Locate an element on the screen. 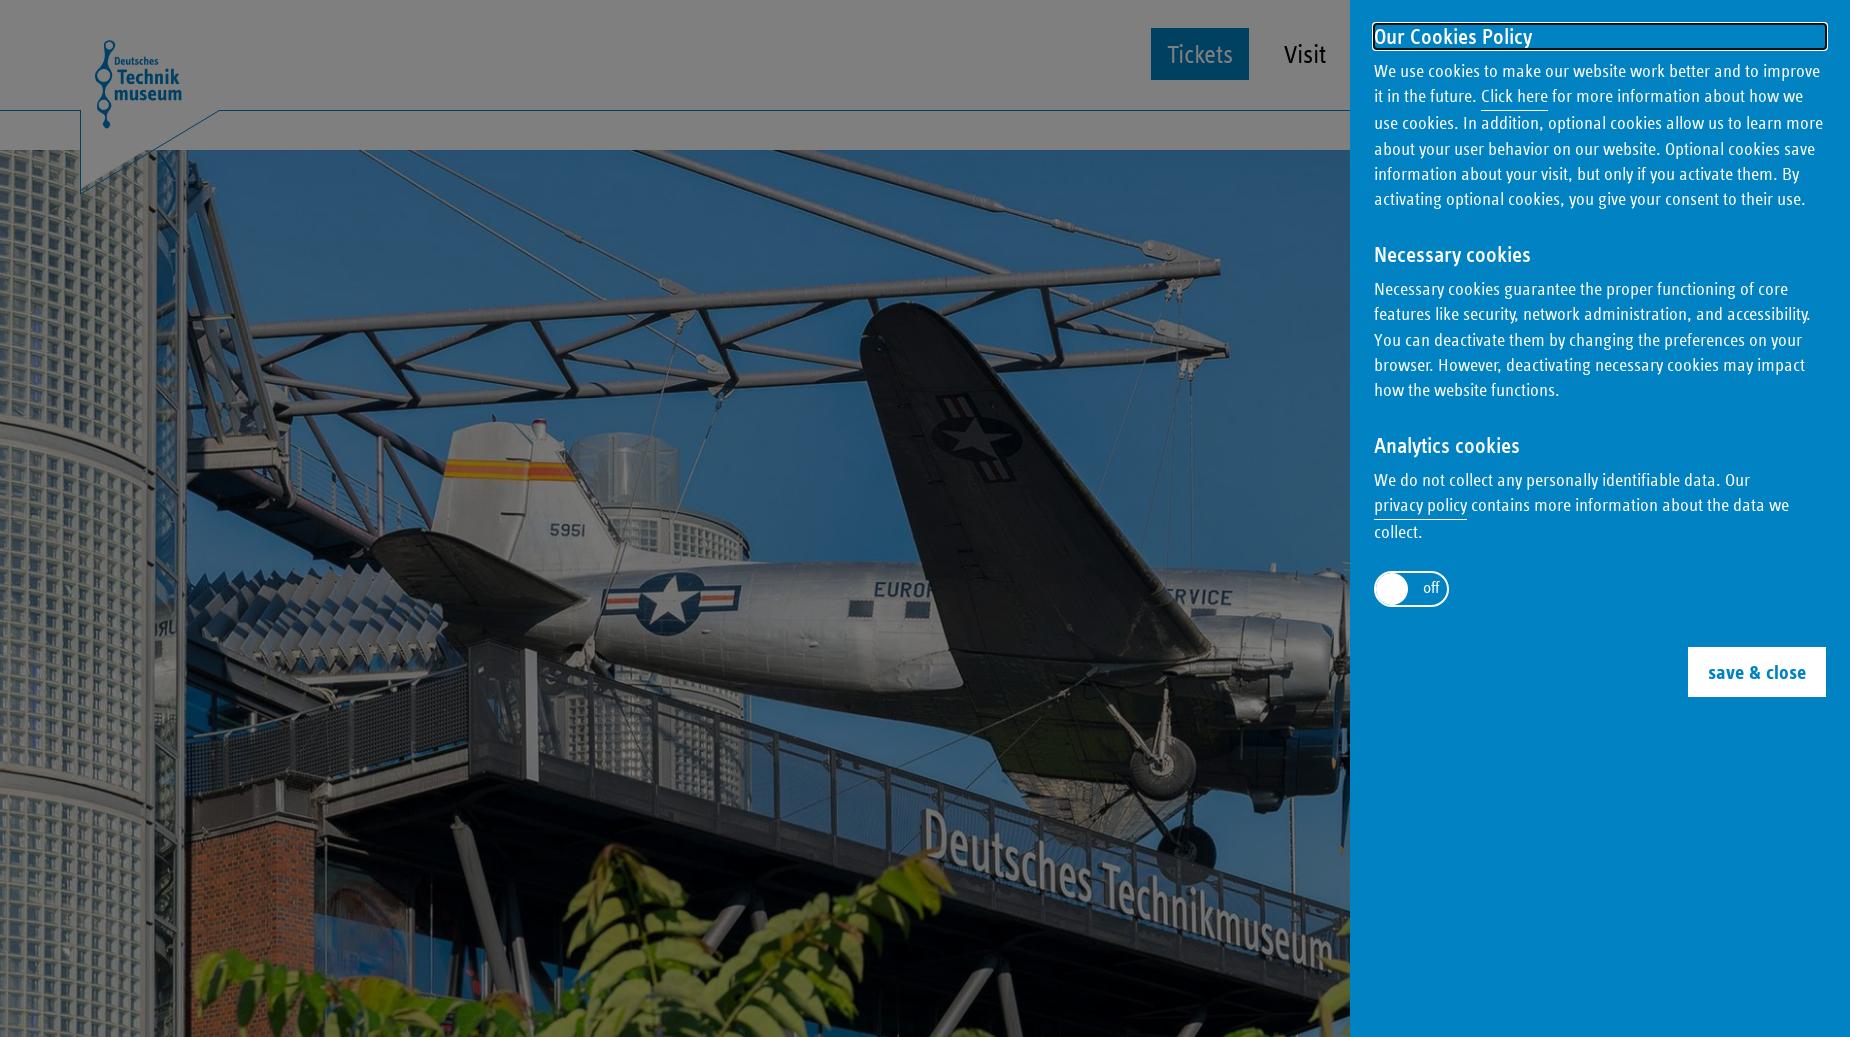 The height and width of the screenshot is (1037, 1850). 'Analytics cookies' is located at coordinates (1447, 444).